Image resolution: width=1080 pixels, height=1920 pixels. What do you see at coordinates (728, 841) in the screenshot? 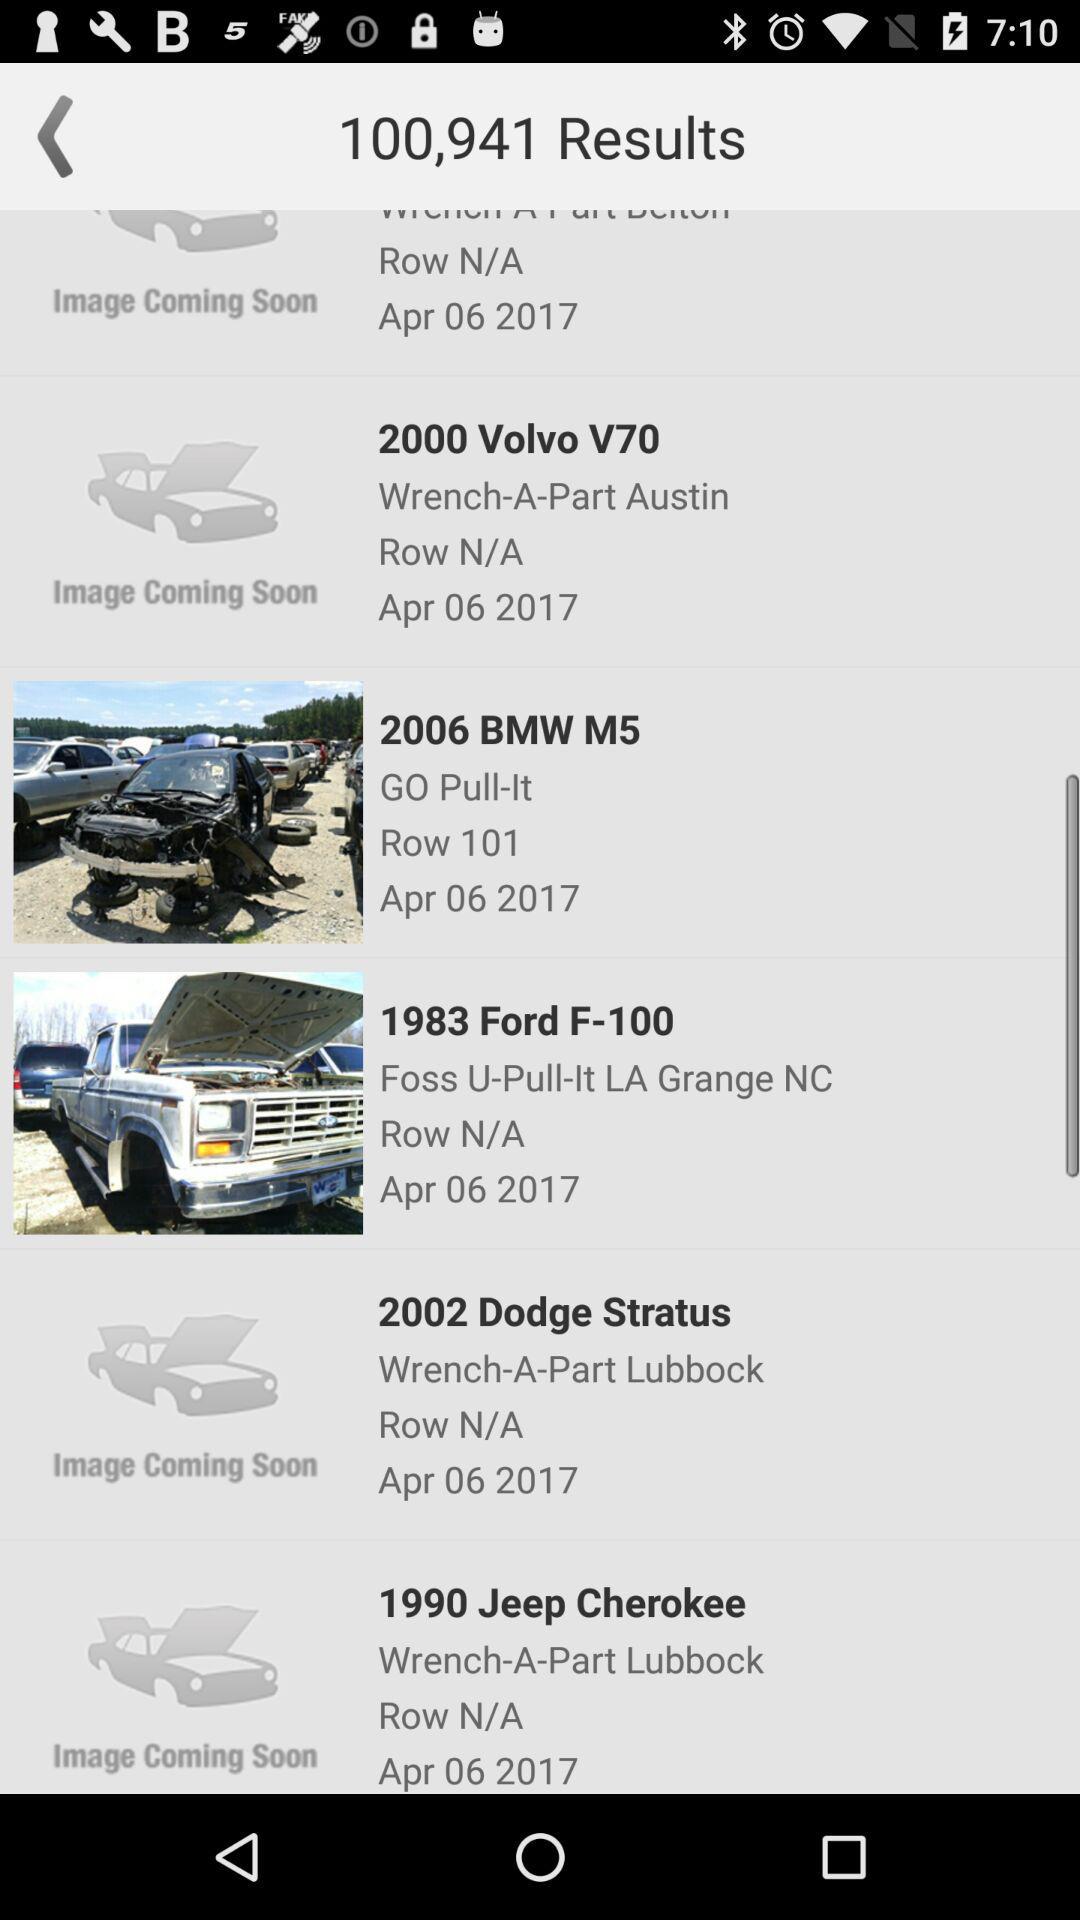
I see `the row 101` at bounding box center [728, 841].